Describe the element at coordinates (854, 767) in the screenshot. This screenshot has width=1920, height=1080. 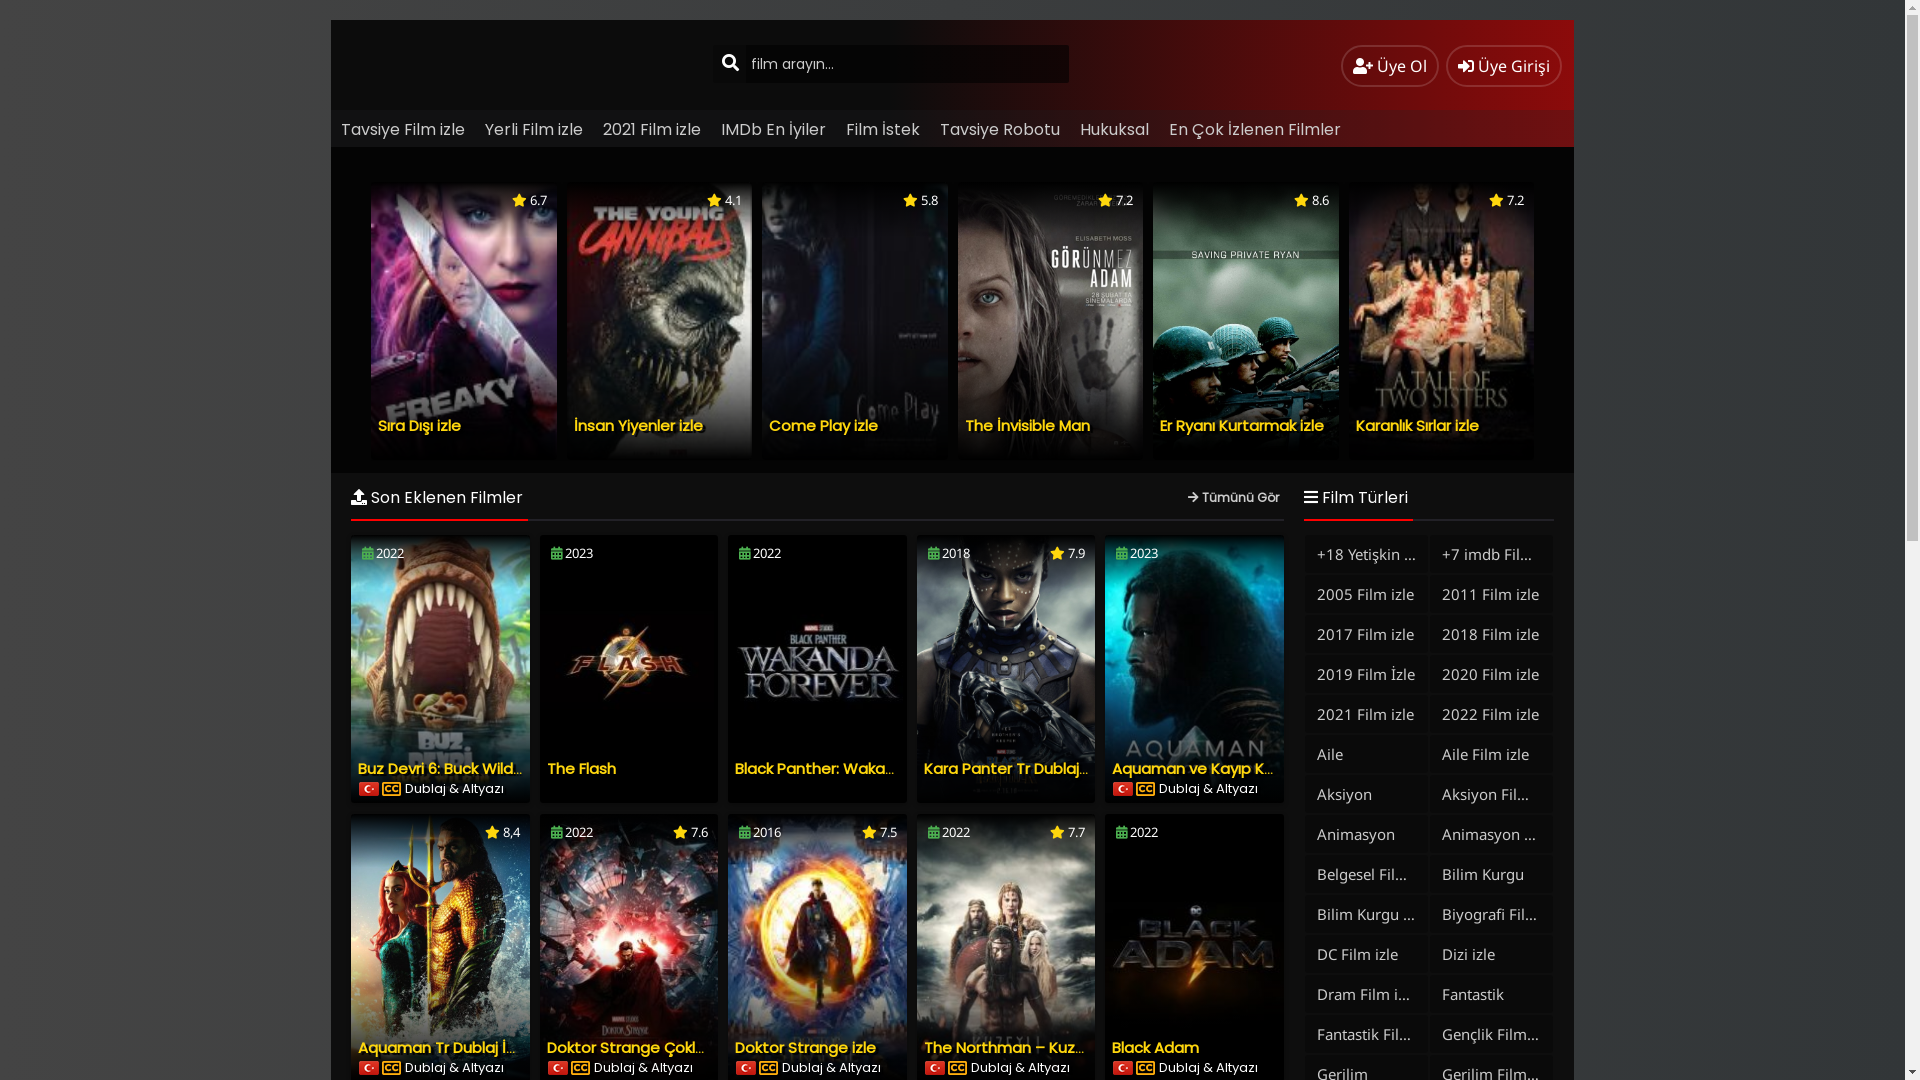
I see `'Black Panther: Wakanda Forever'` at that location.